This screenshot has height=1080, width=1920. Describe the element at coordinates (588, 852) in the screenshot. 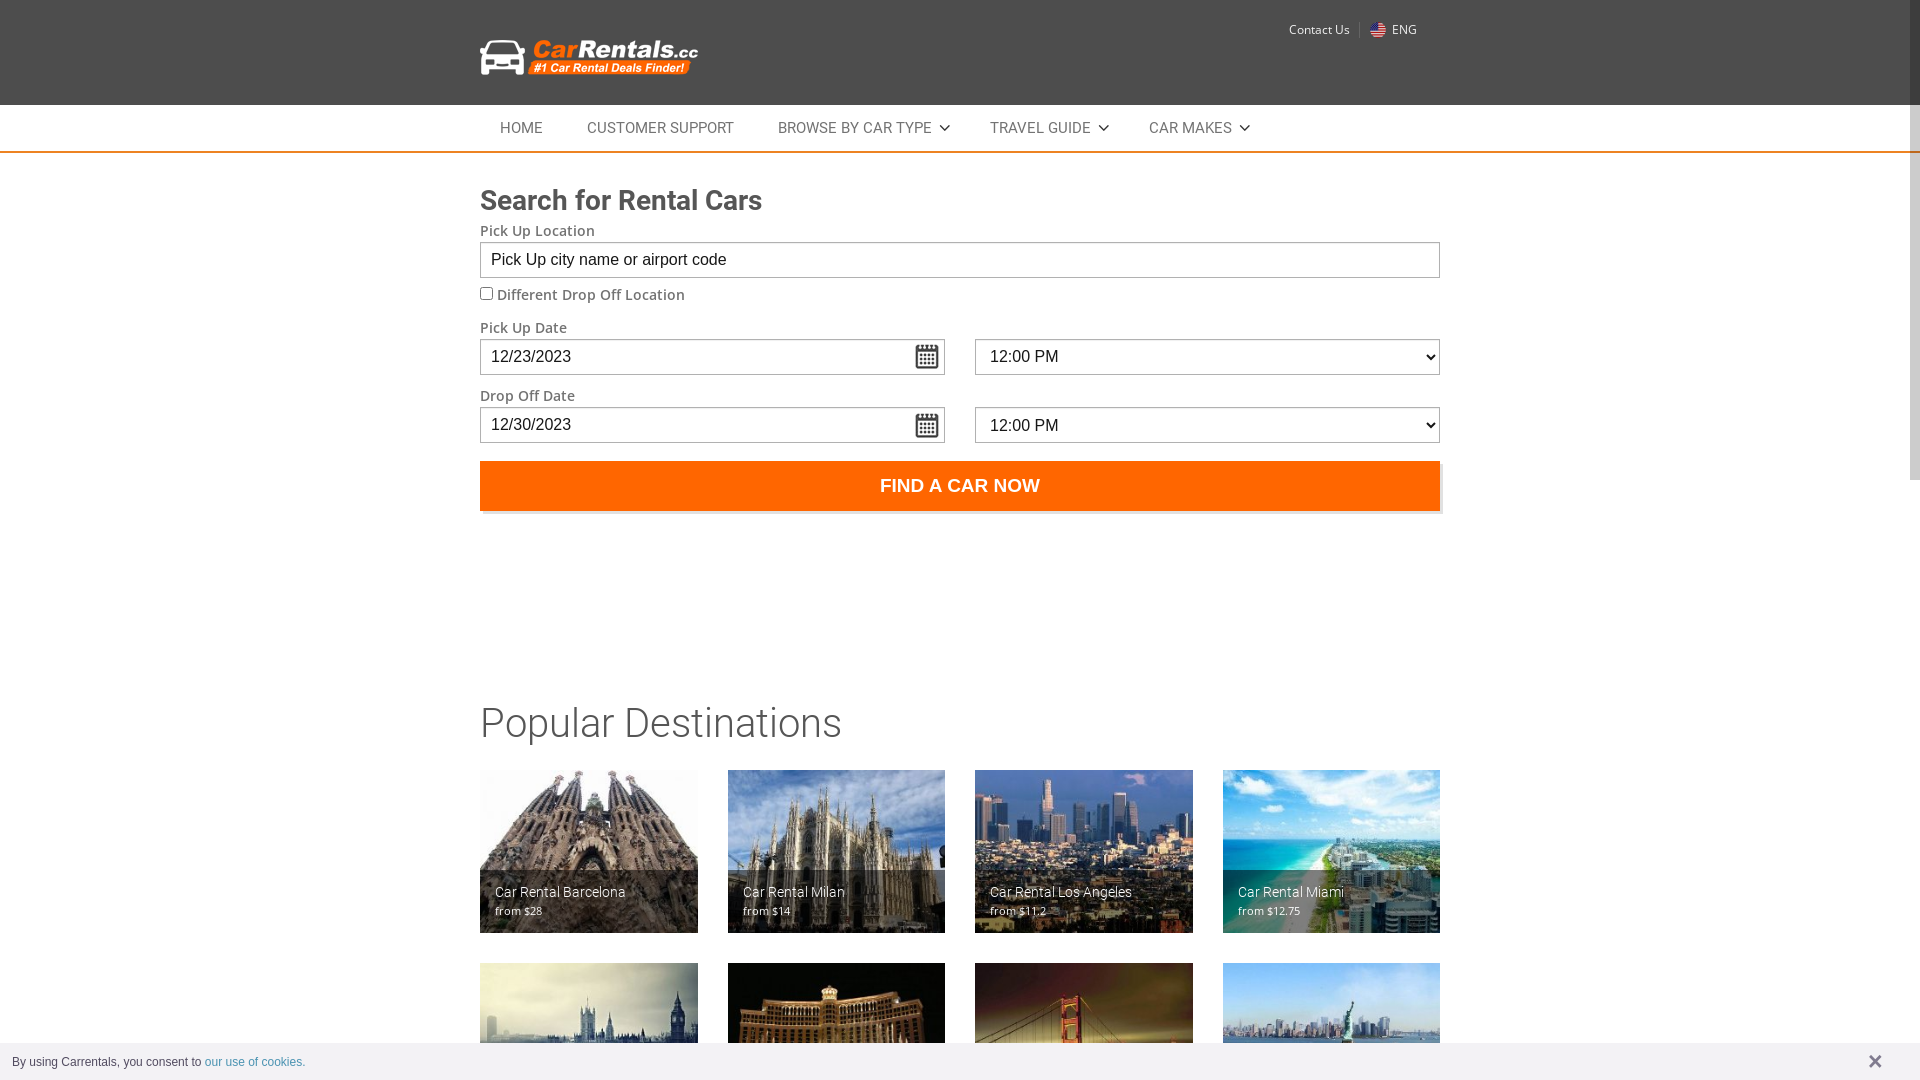

I see `'Car Rental Barcelona` at that location.